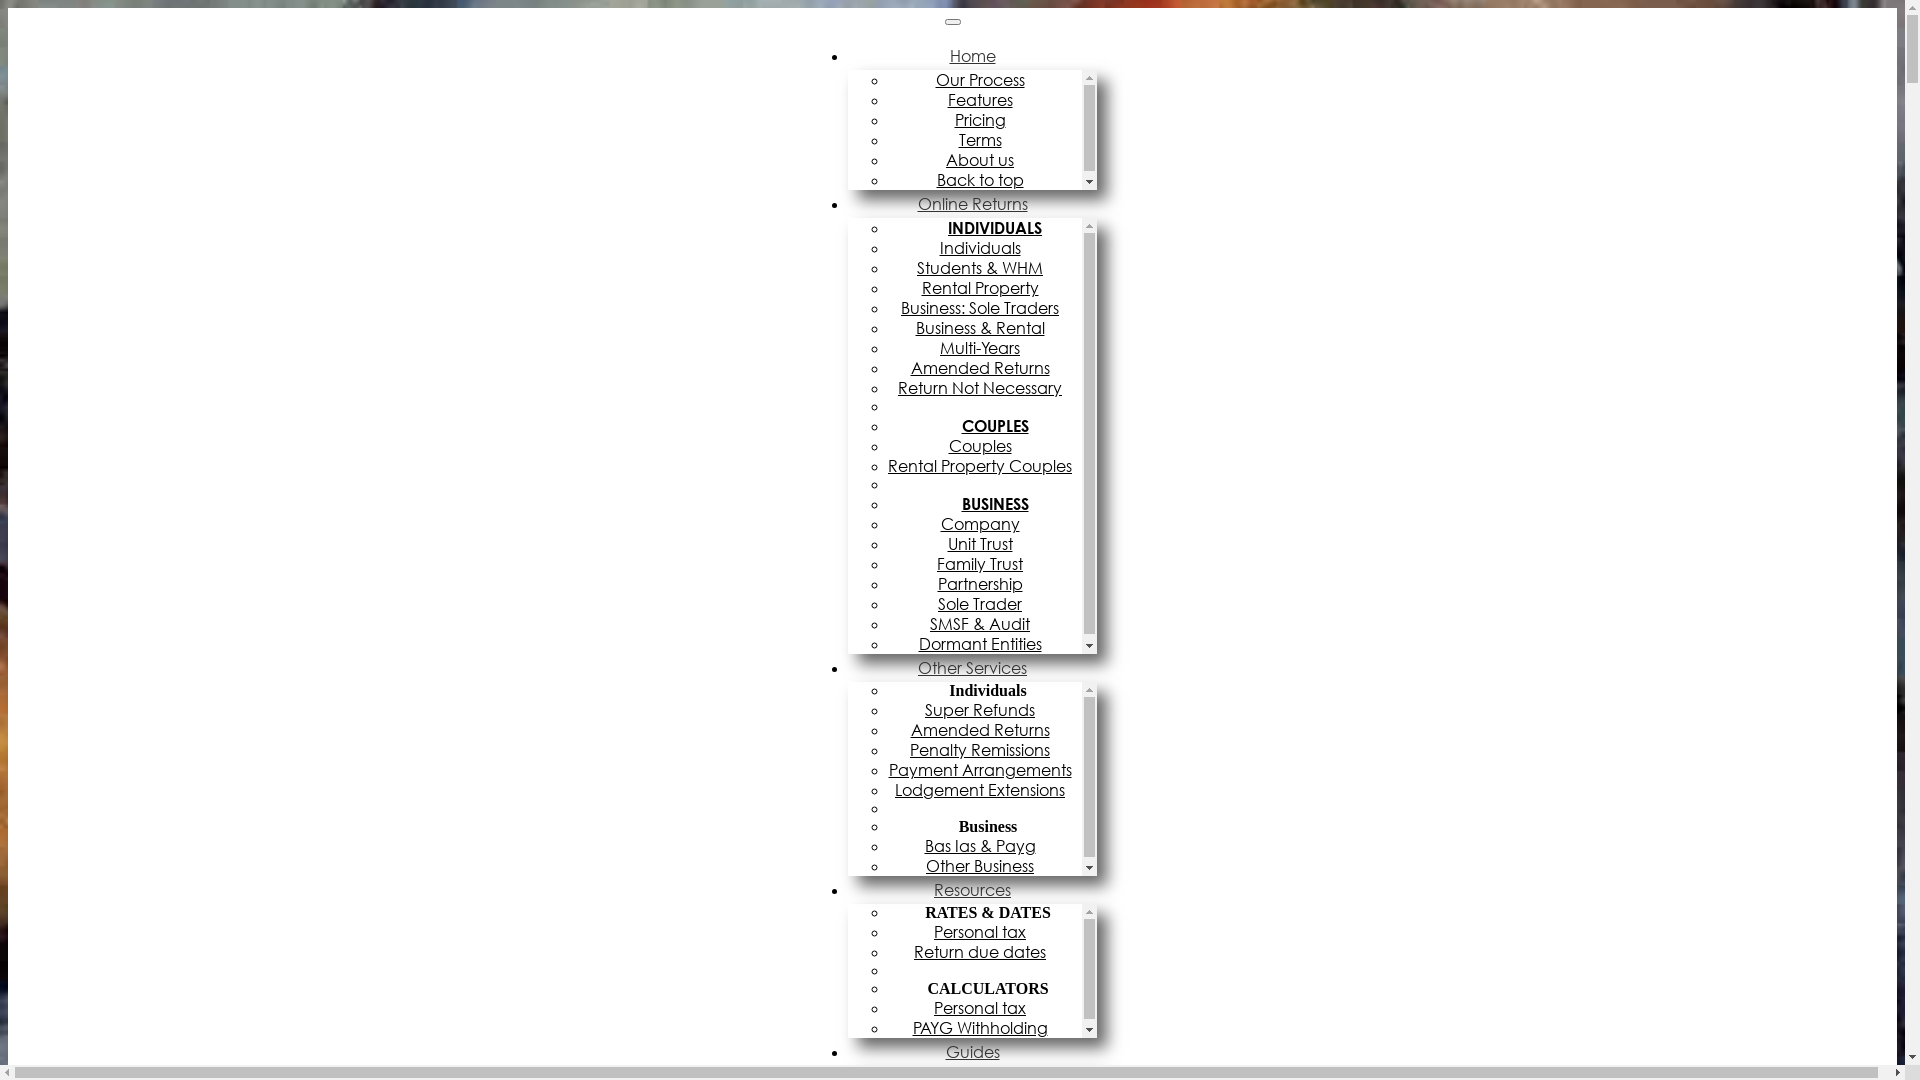 This screenshot has width=1920, height=1080. I want to click on 'Family Trust', so click(984, 563).